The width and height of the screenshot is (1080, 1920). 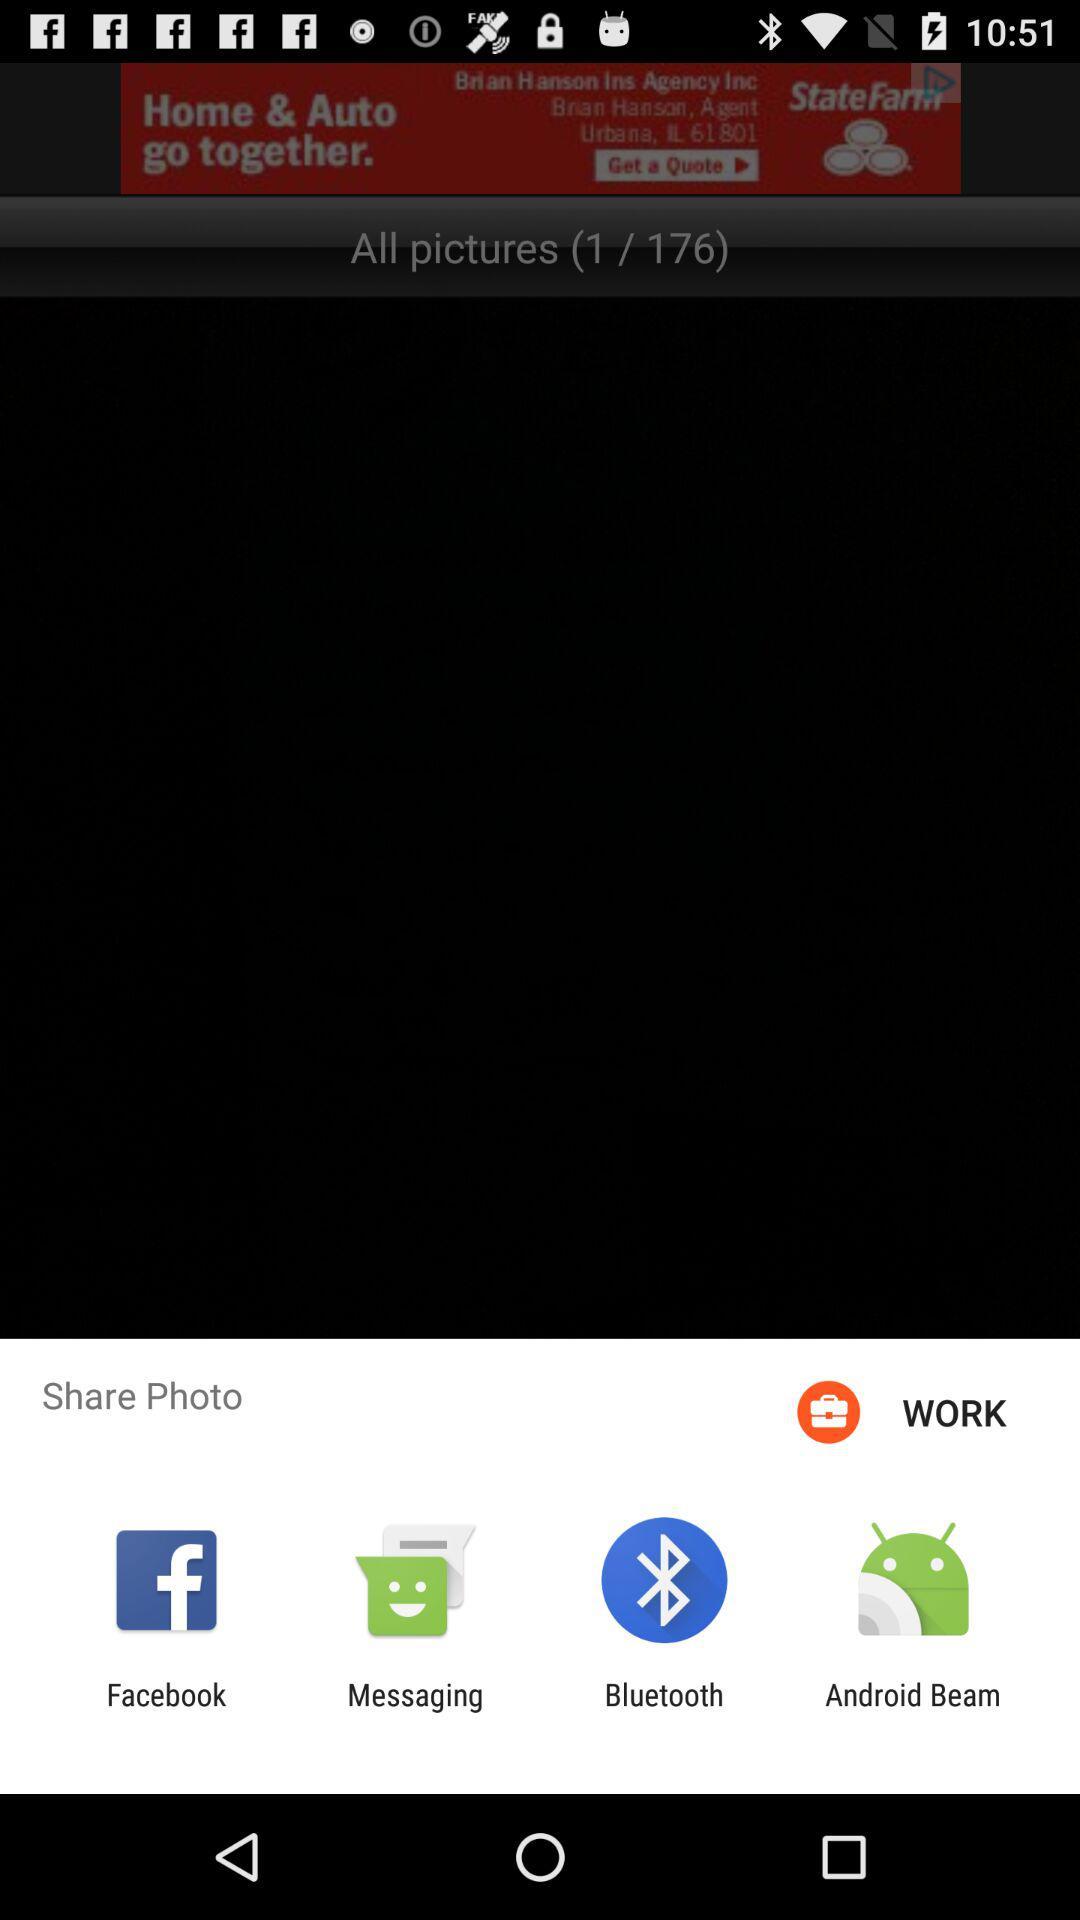 I want to click on facebook icon, so click(x=165, y=1711).